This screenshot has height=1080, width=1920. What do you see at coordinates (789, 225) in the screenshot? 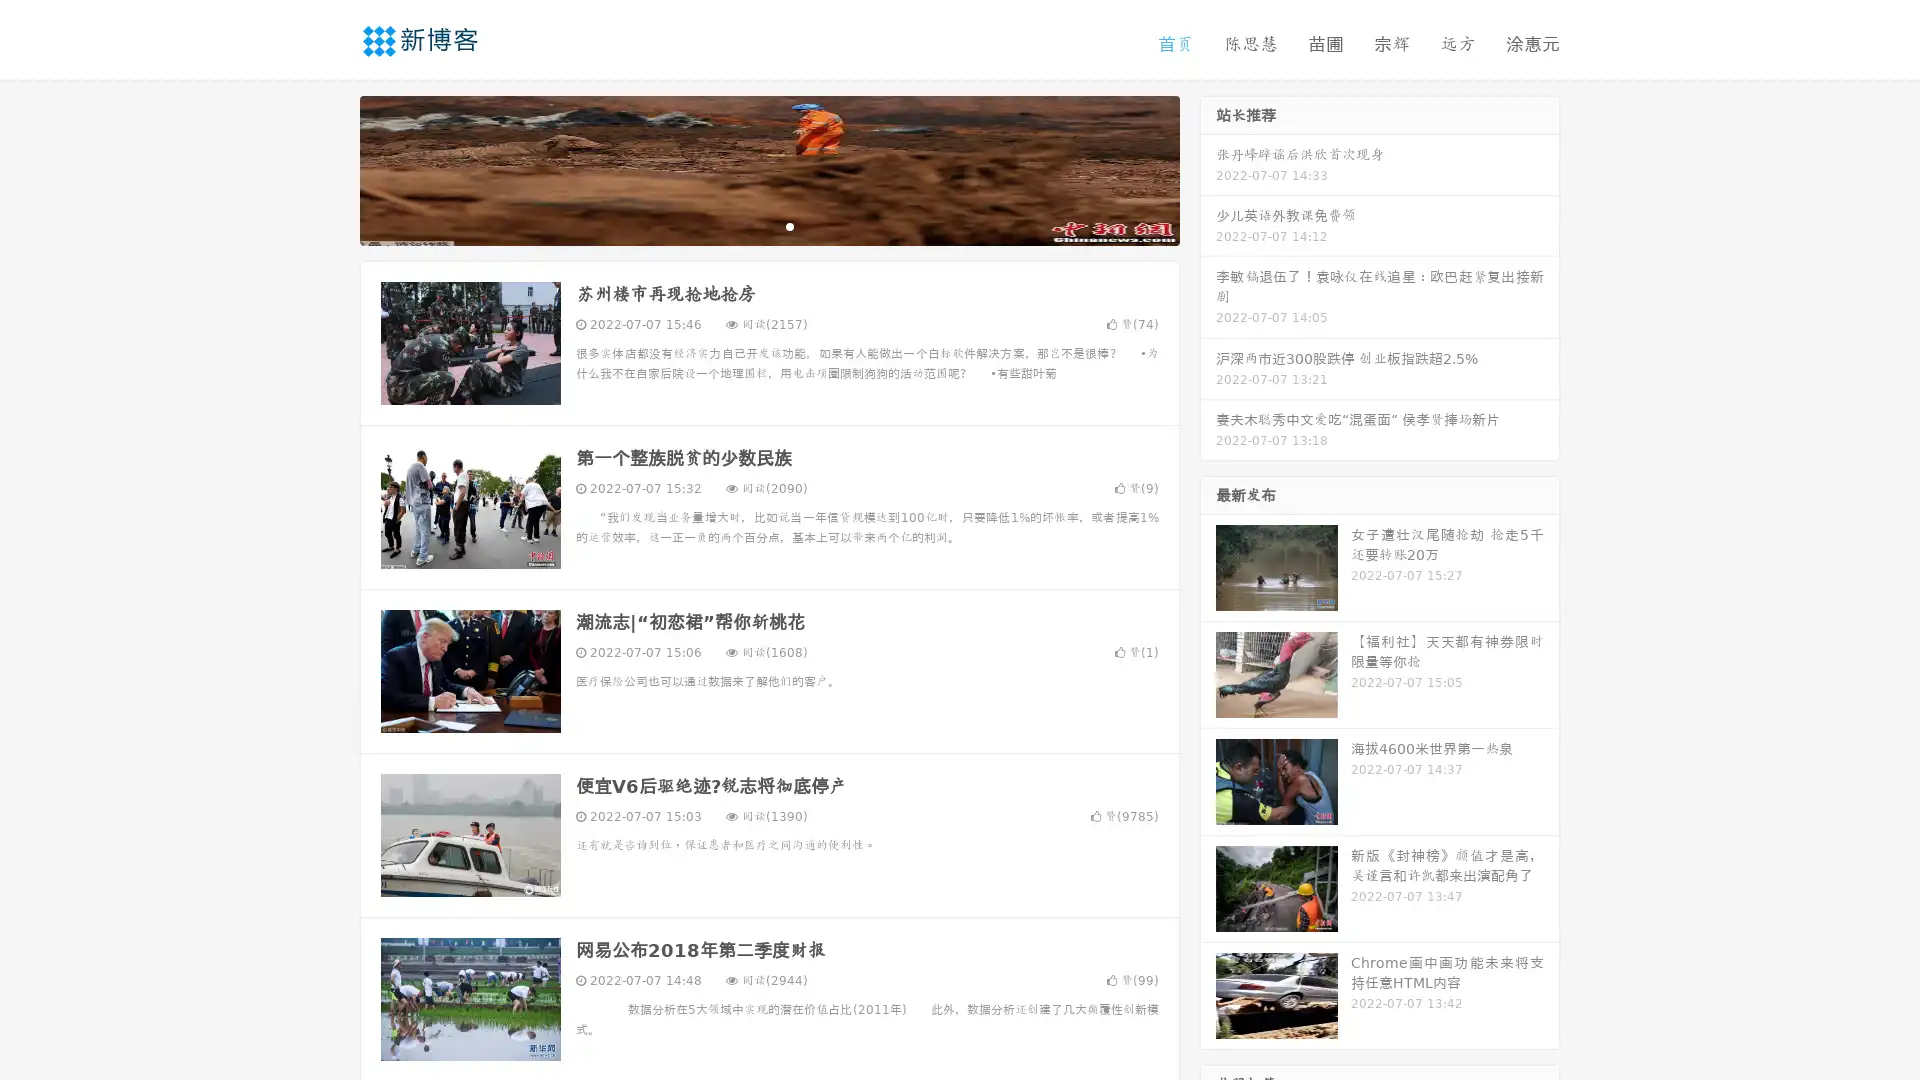
I see `Go to slide 3` at bounding box center [789, 225].